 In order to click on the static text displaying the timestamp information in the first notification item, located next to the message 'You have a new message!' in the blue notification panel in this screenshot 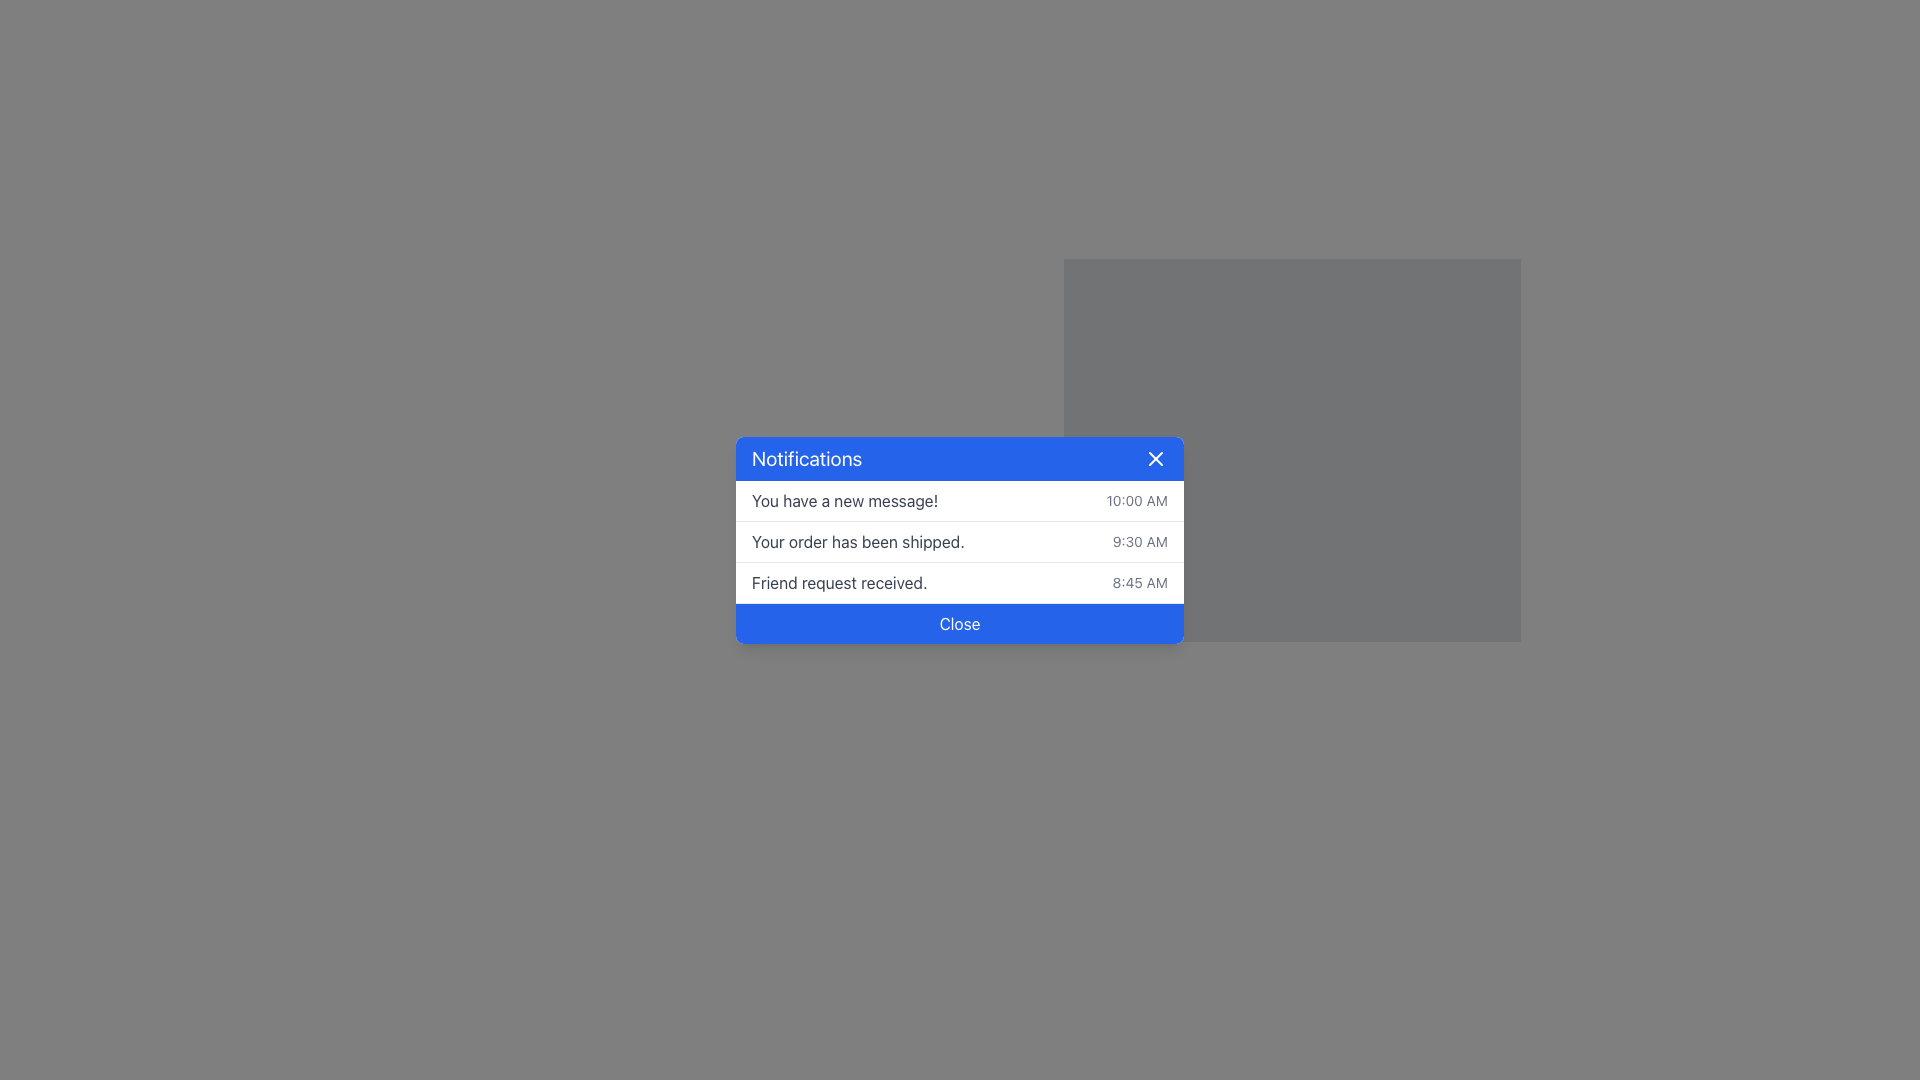, I will do `click(1137, 499)`.